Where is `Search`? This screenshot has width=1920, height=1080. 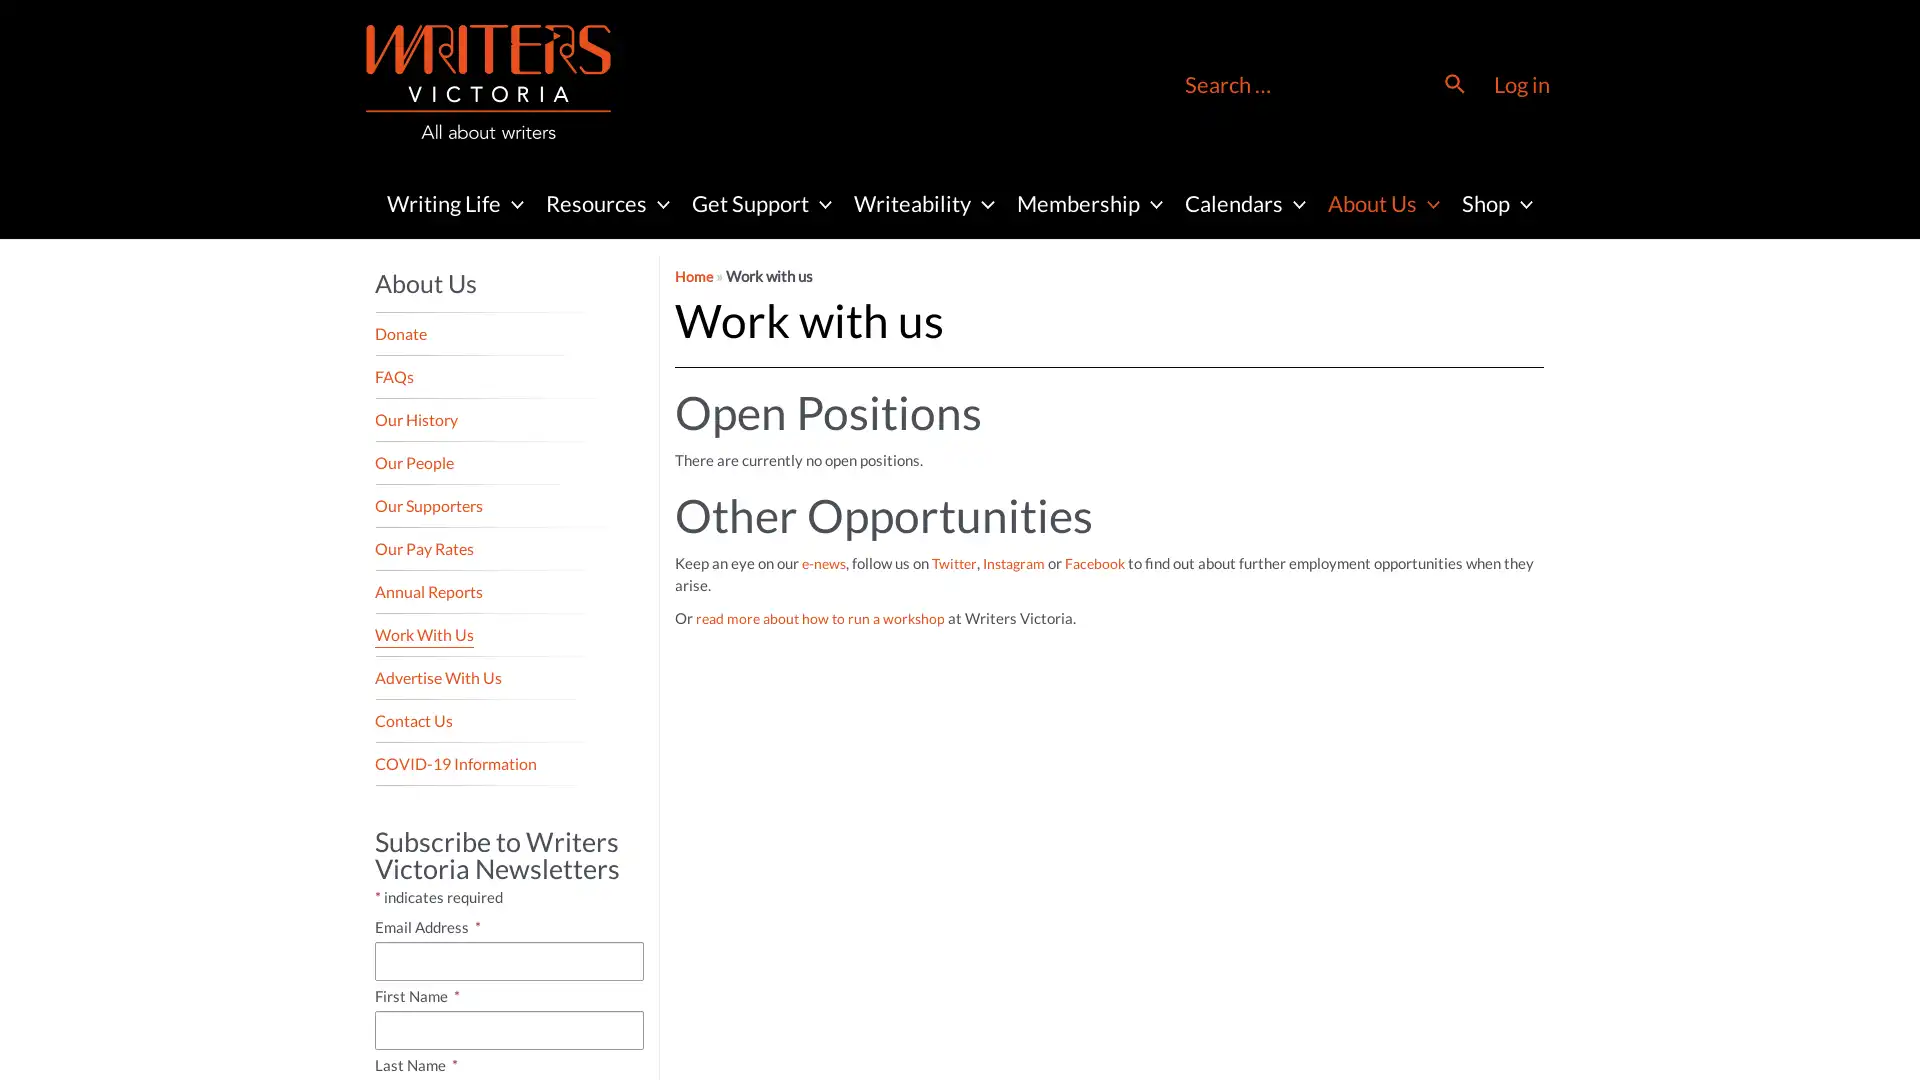
Search is located at coordinates (1455, 83).